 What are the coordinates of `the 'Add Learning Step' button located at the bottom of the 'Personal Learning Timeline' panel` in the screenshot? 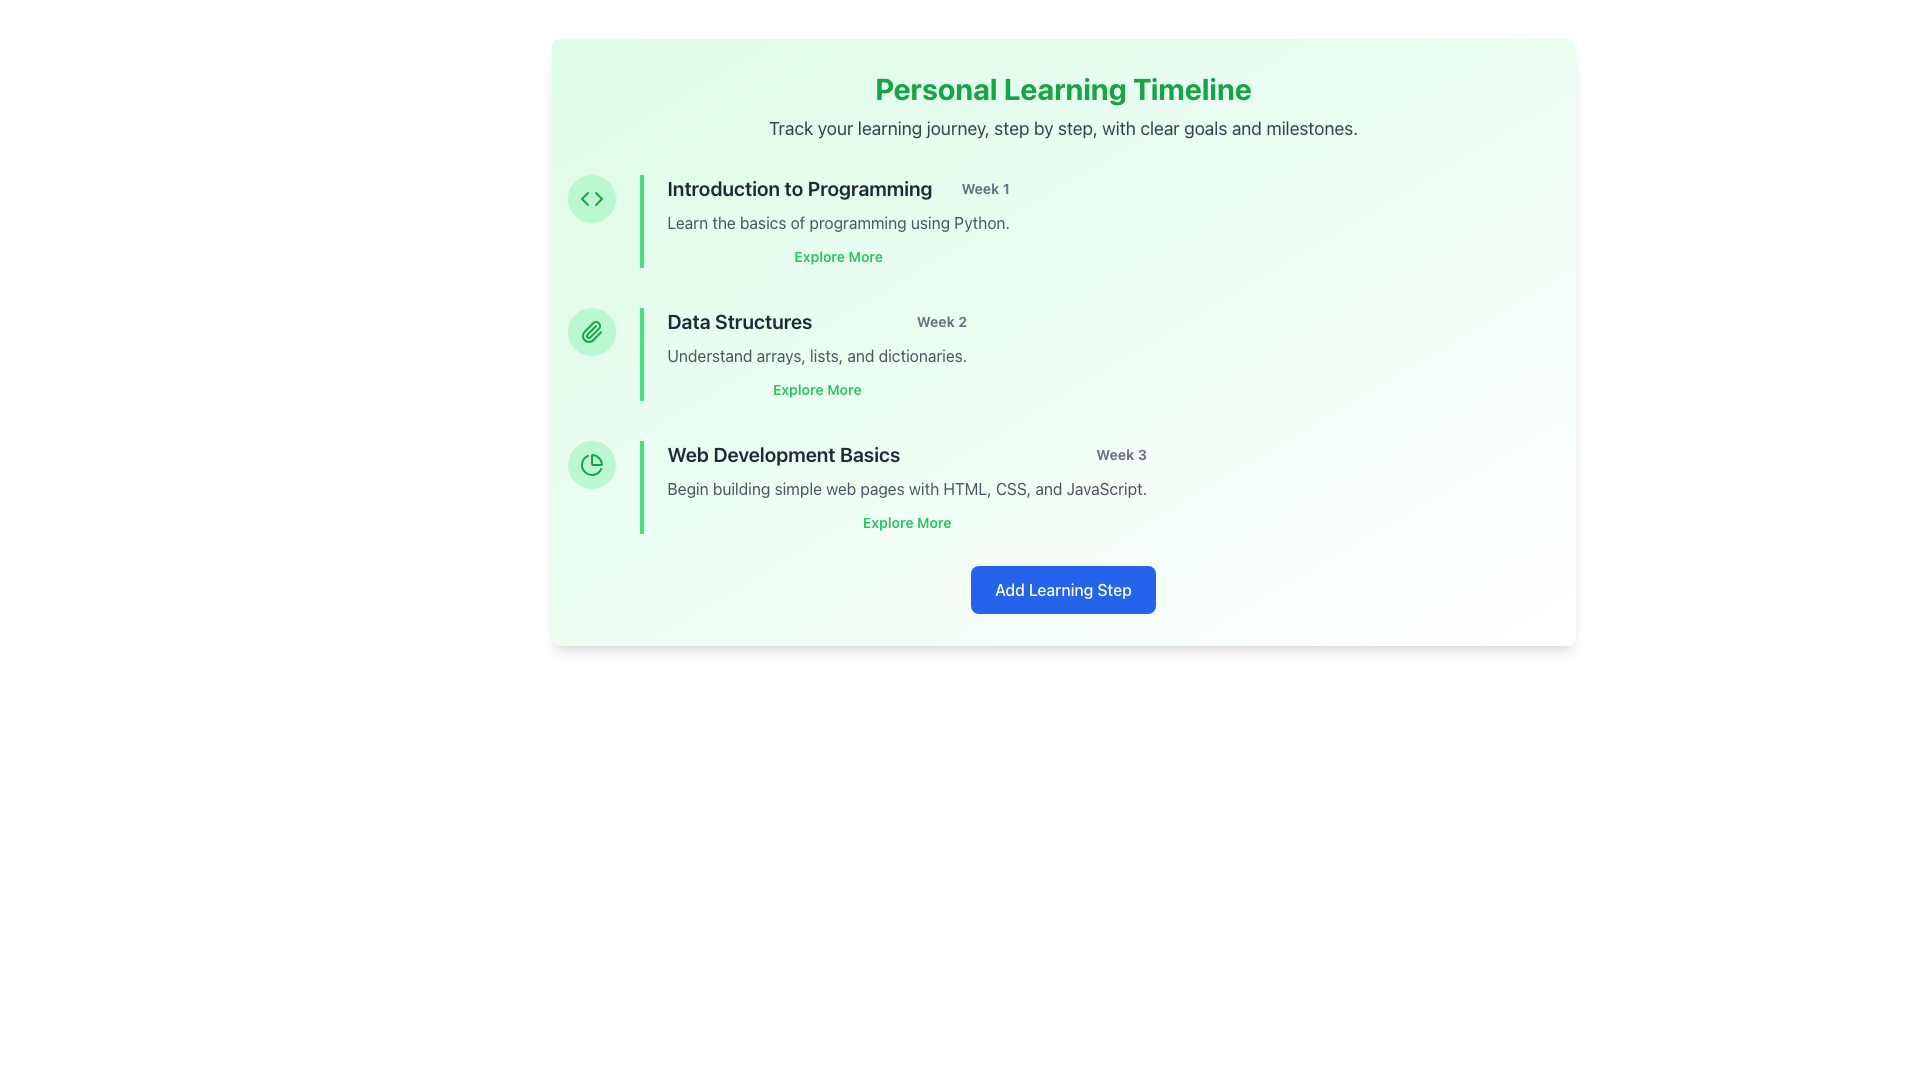 It's located at (1062, 589).